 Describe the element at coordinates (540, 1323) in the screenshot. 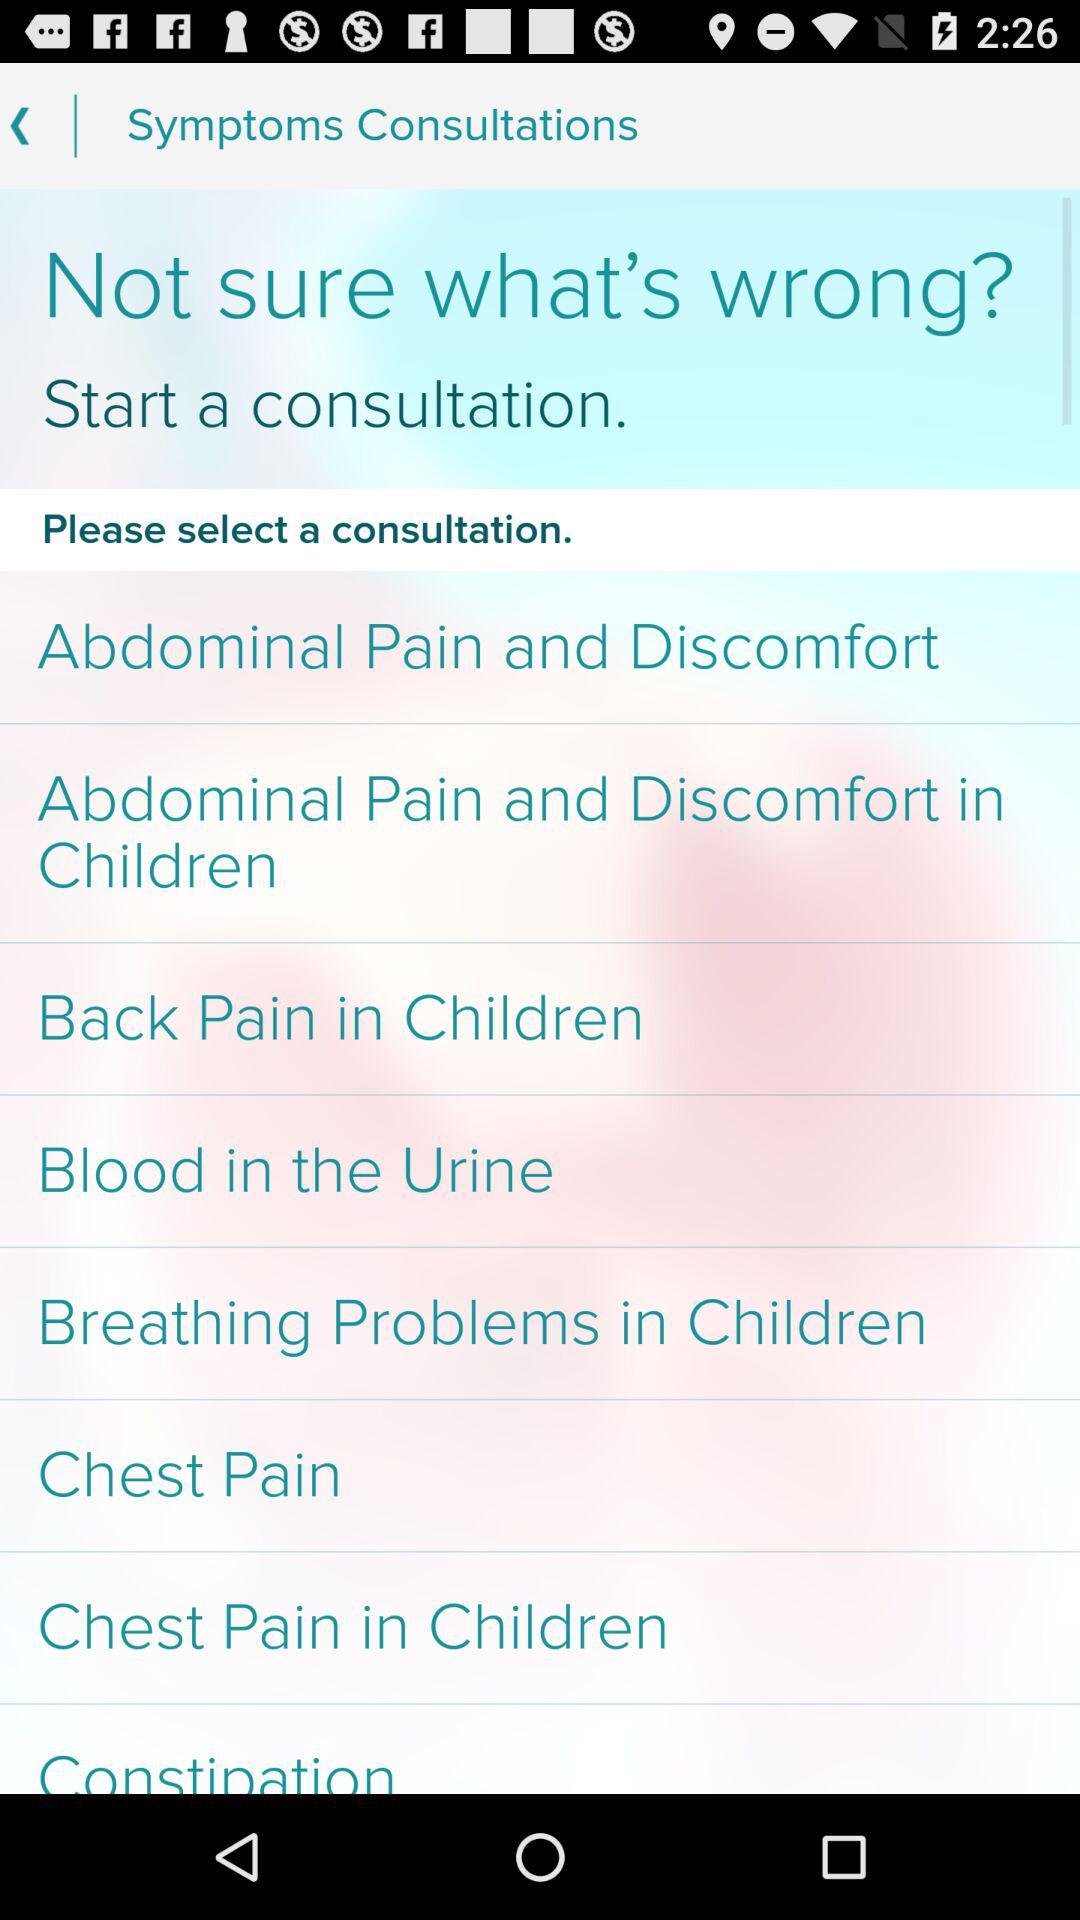

I see `the breathing problems in` at that location.